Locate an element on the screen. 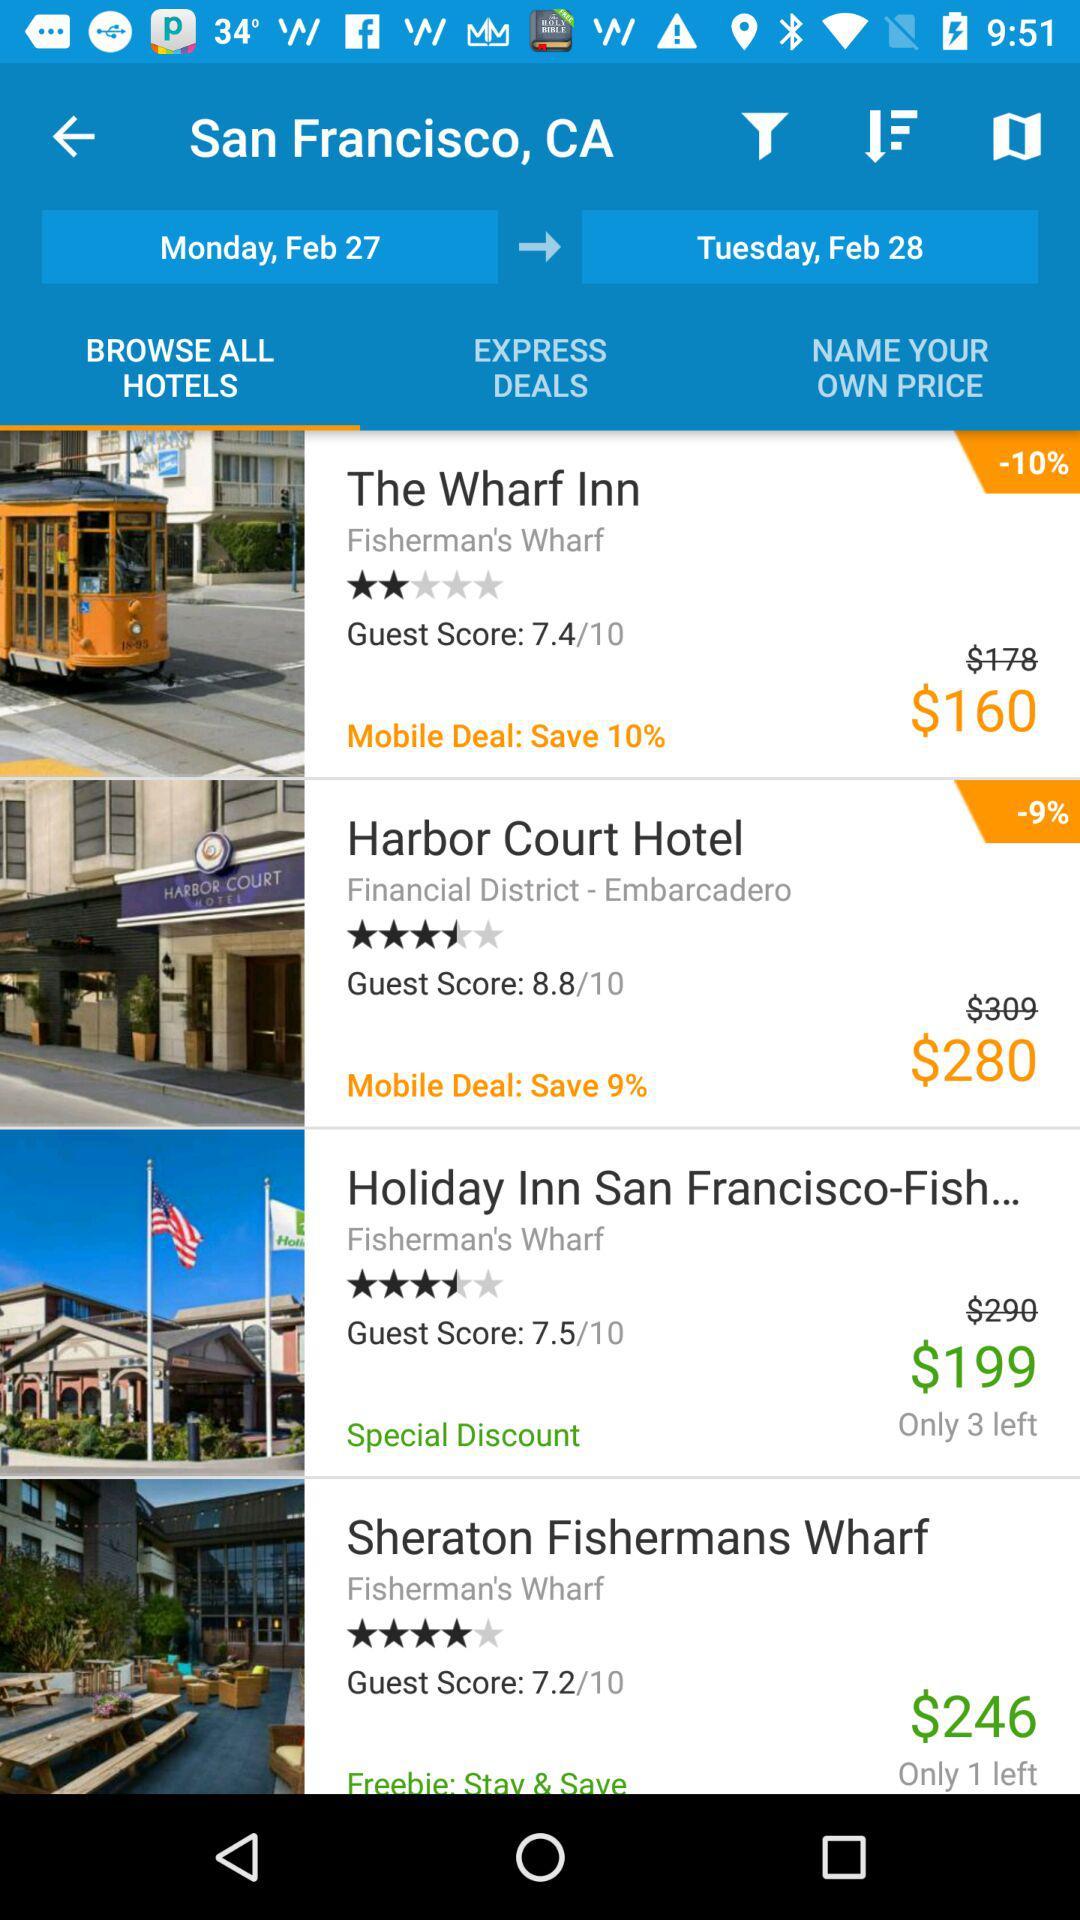 This screenshot has width=1080, height=1920. the icon above the monday, feb 27 is located at coordinates (72, 135).